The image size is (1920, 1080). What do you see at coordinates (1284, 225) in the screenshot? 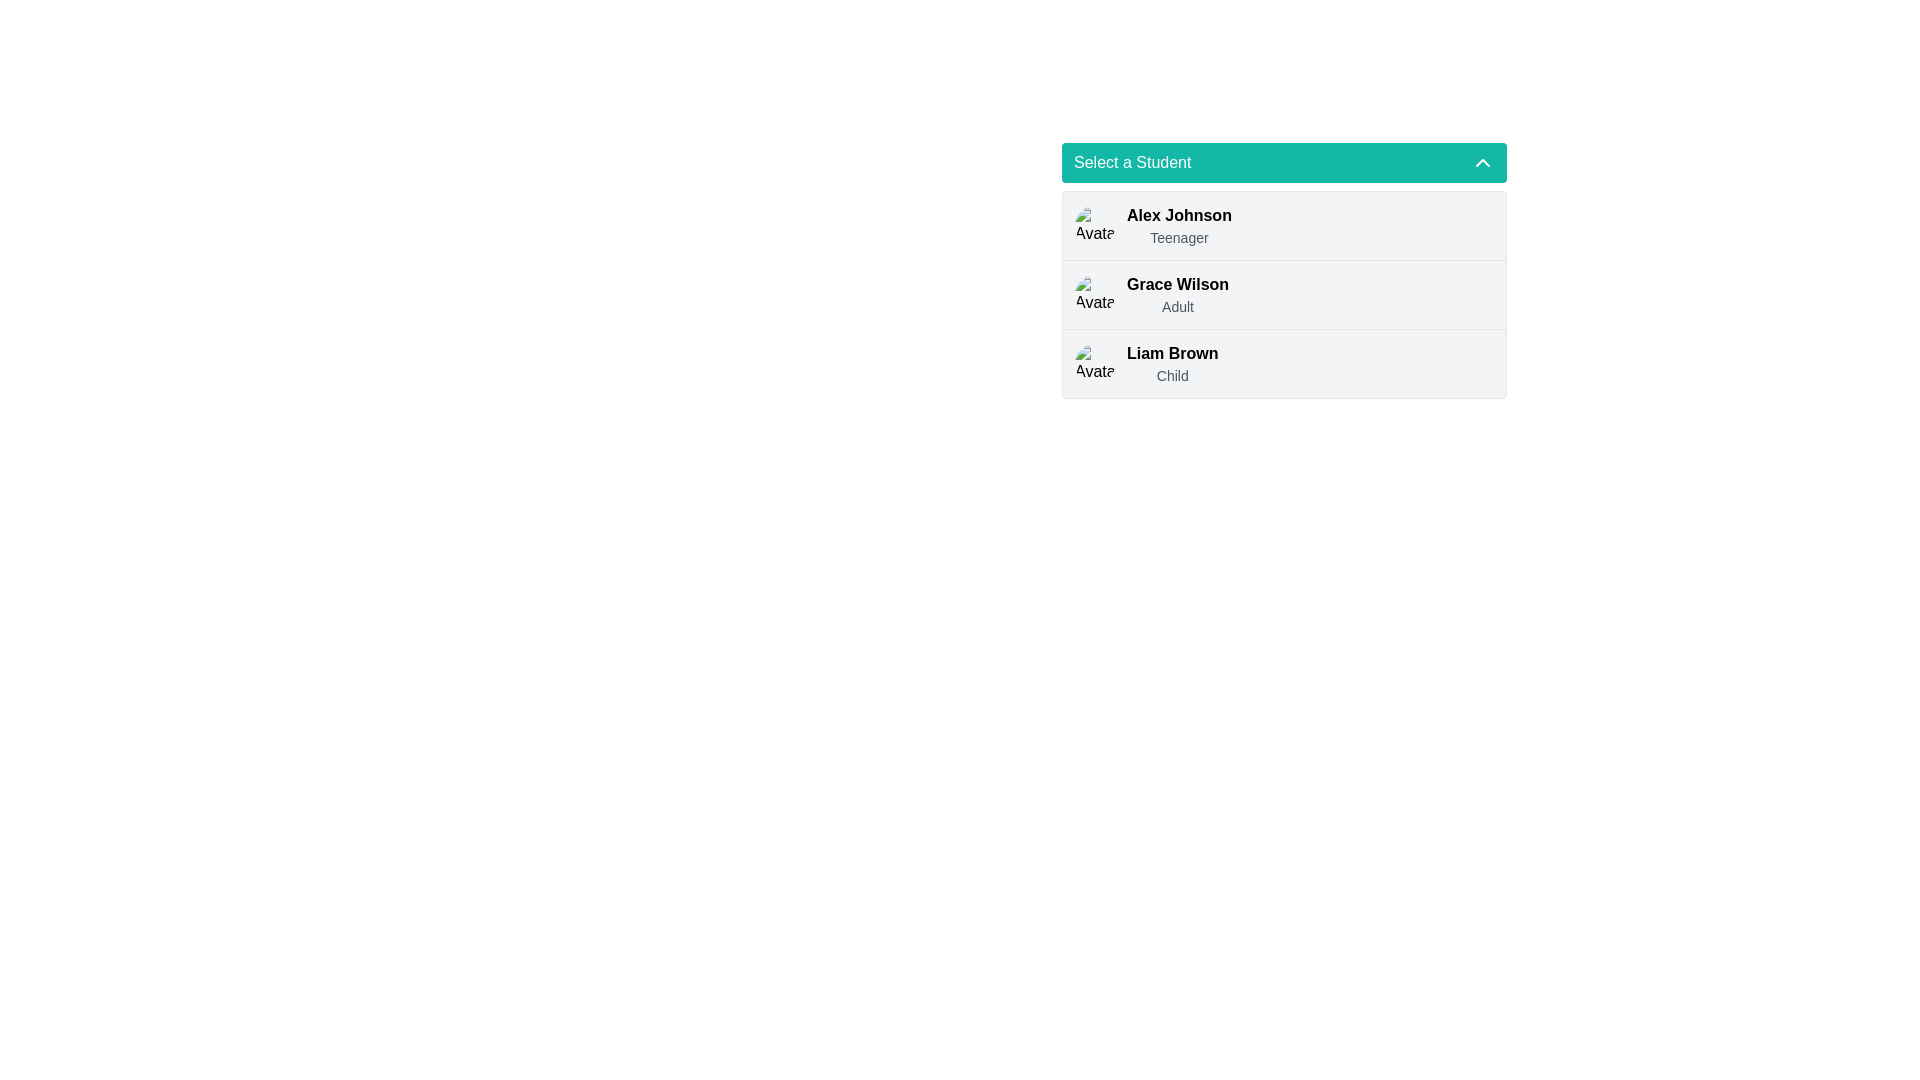
I see `the first list item representing 'Alex Johnson'` at bounding box center [1284, 225].